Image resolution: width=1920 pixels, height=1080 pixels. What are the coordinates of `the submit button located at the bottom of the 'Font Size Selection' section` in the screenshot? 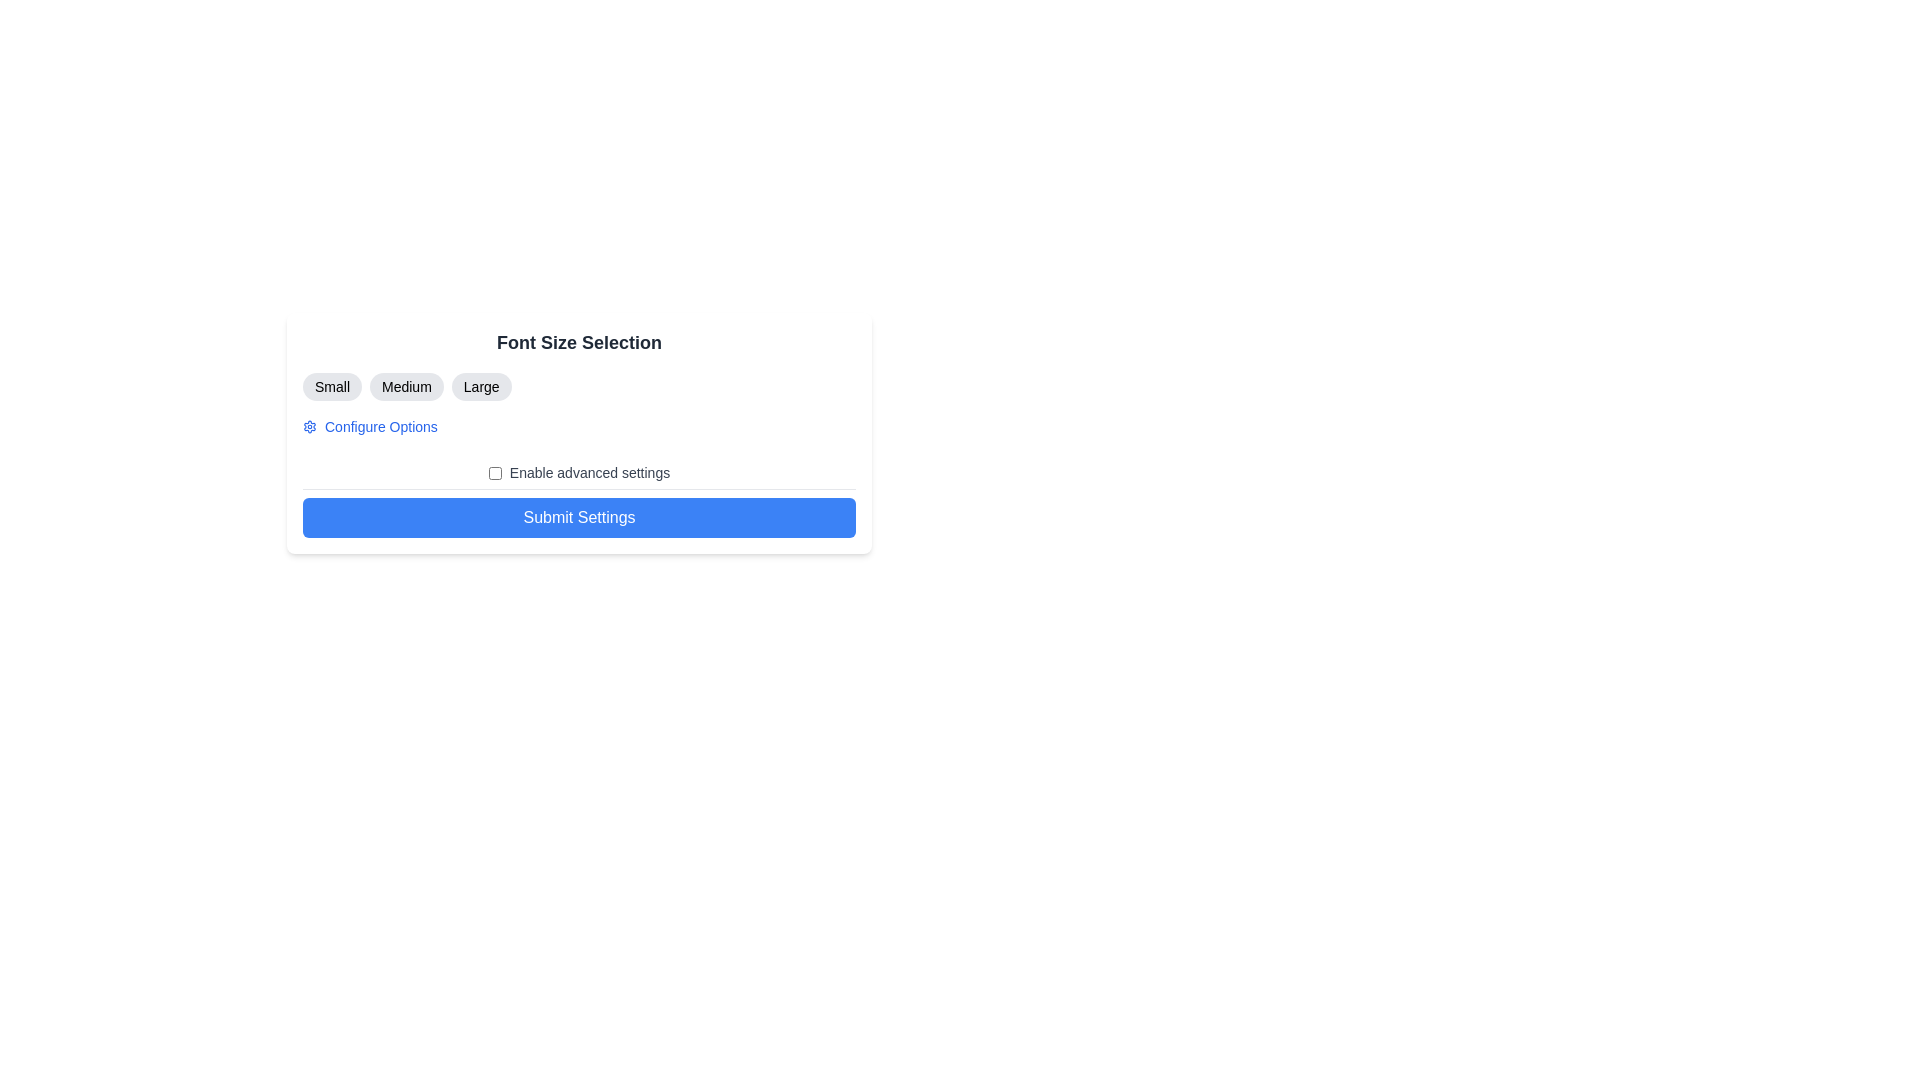 It's located at (578, 516).